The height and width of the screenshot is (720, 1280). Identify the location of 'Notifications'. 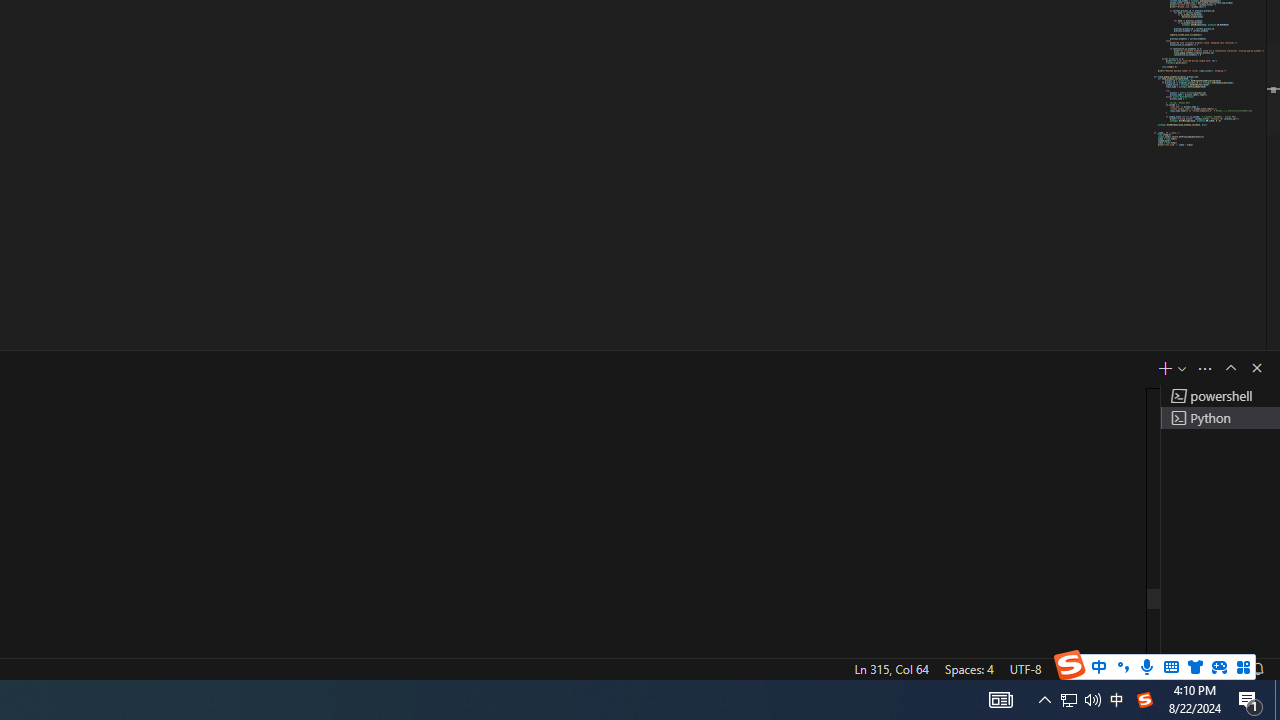
(1256, 668).